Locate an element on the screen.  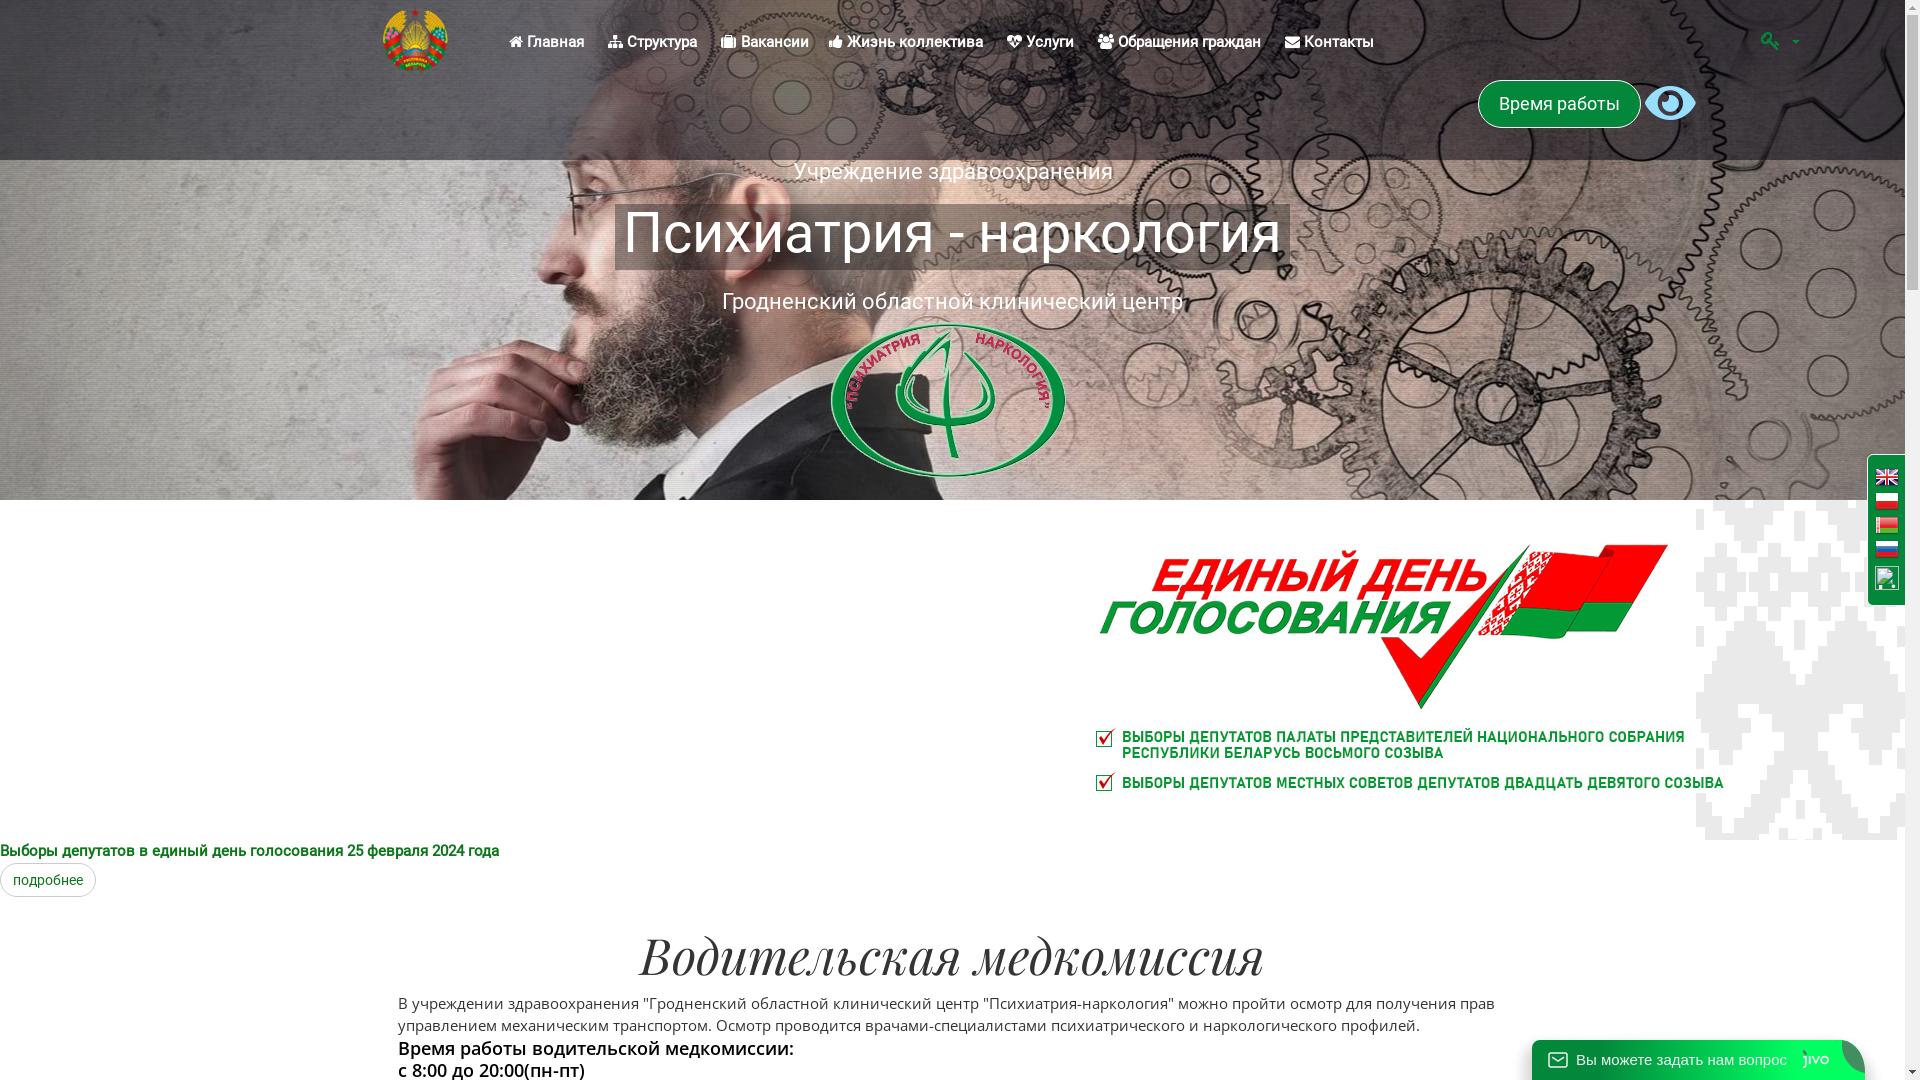
'Poland' is located at coordinates (1885, 503).